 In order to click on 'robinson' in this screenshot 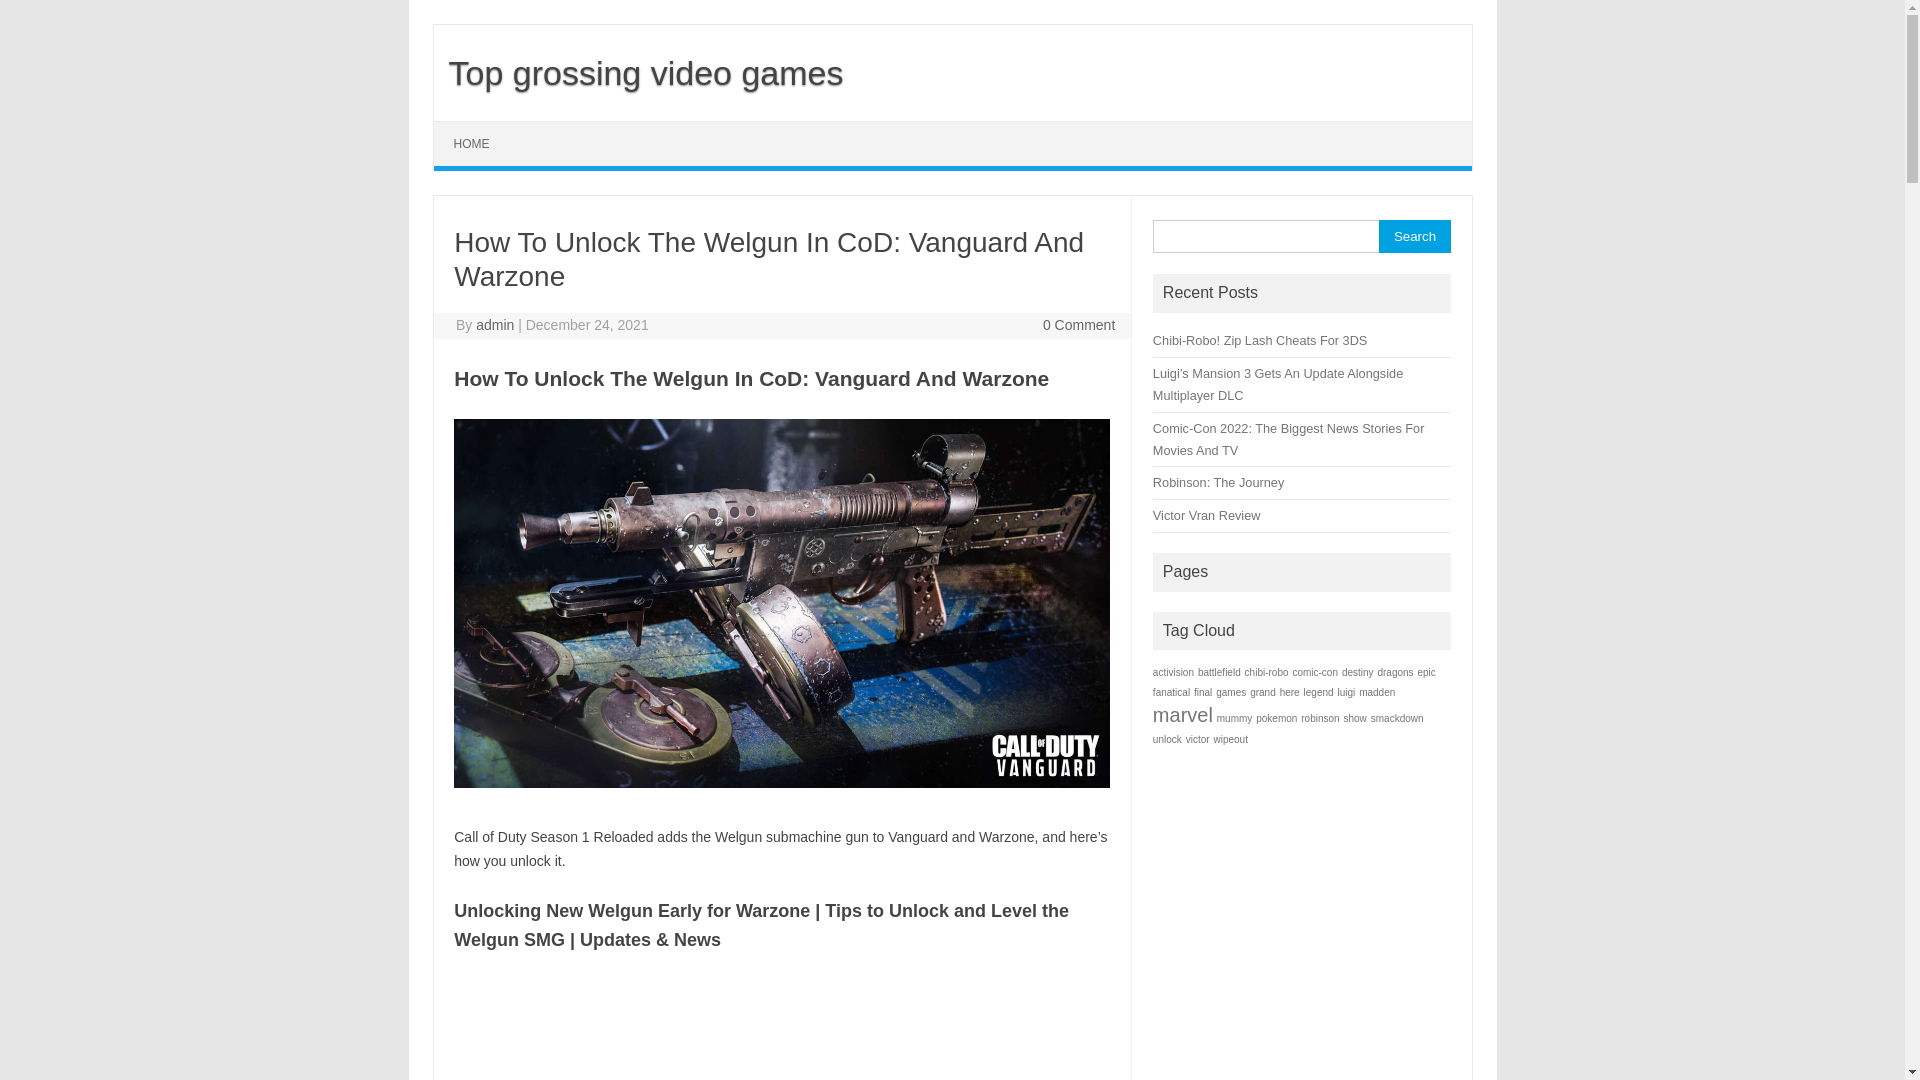, I will do `click(1320, 717)`.